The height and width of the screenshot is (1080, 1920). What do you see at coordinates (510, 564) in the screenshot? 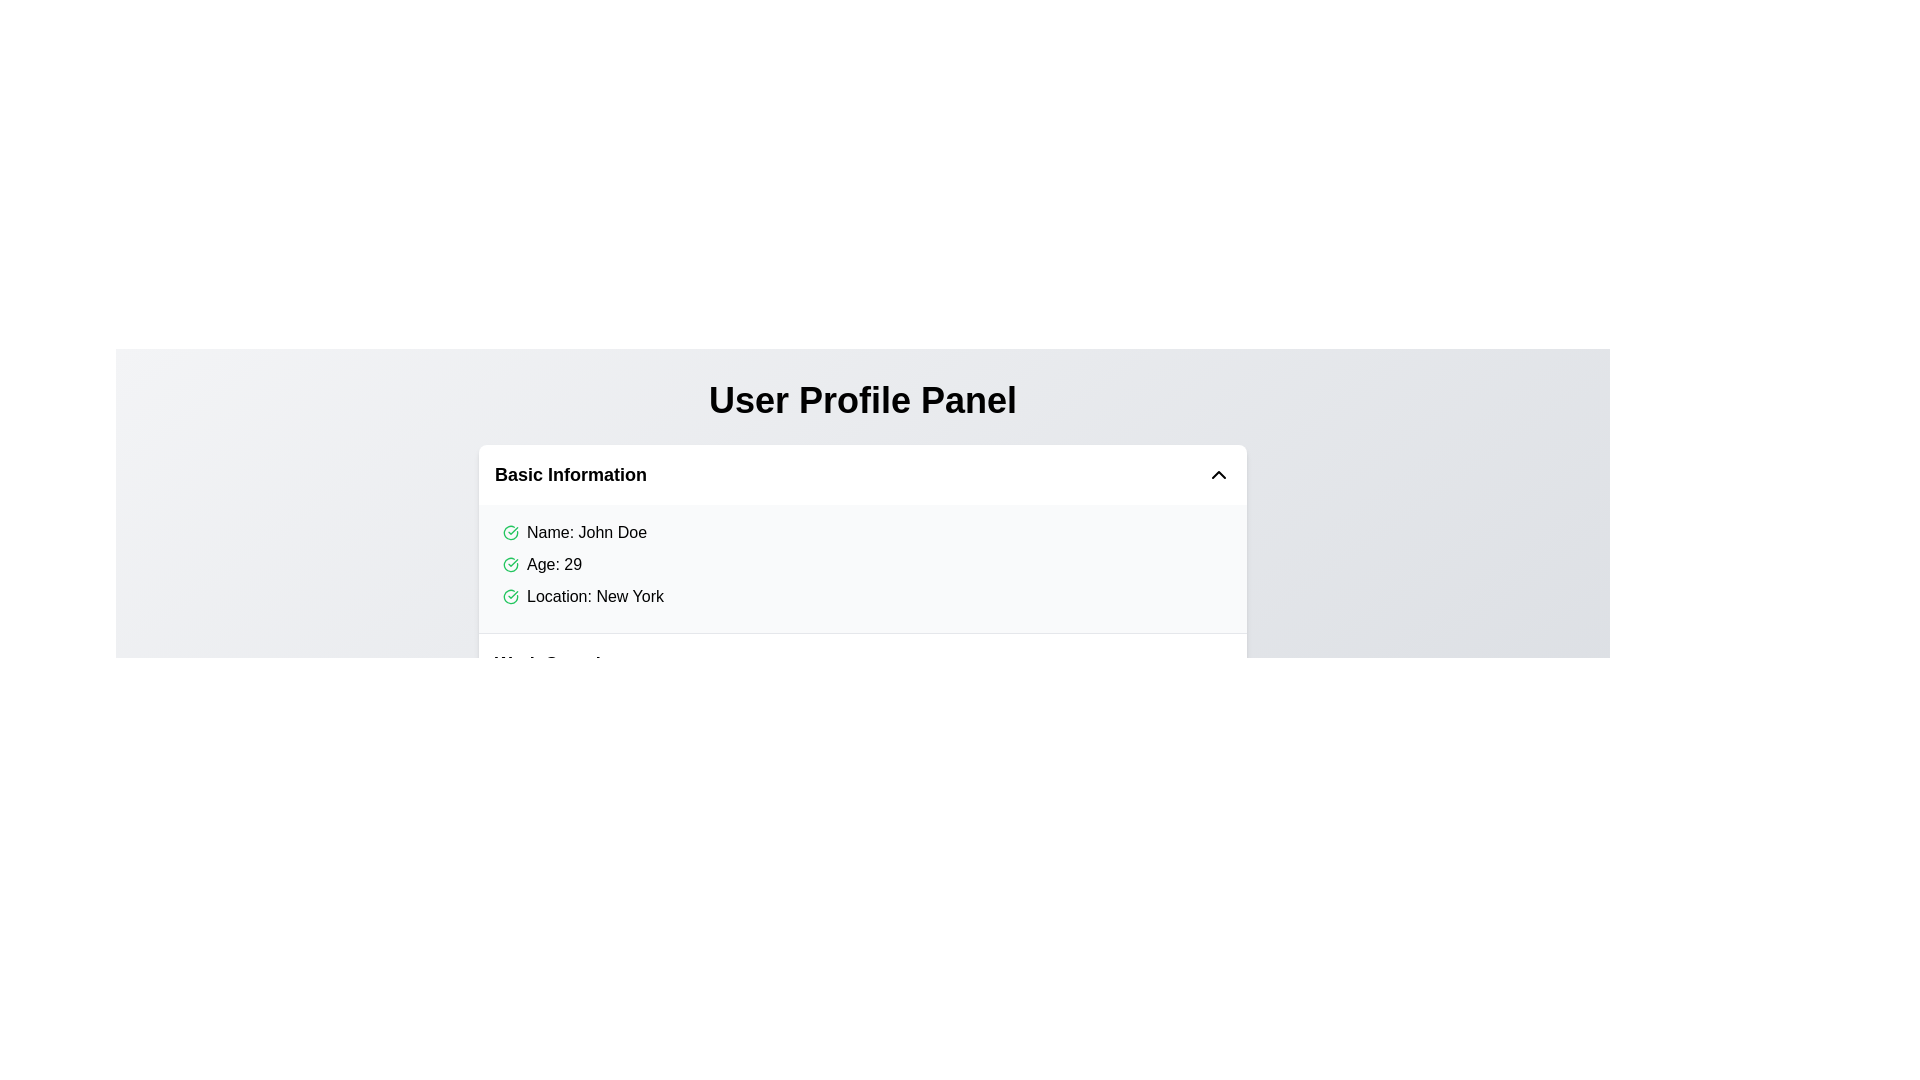
I see `the validation icon located to the left of the 'Age: 29' text in the 'Basic Information' section, indicating successful validation of the age` at bounding box center [510, 564].